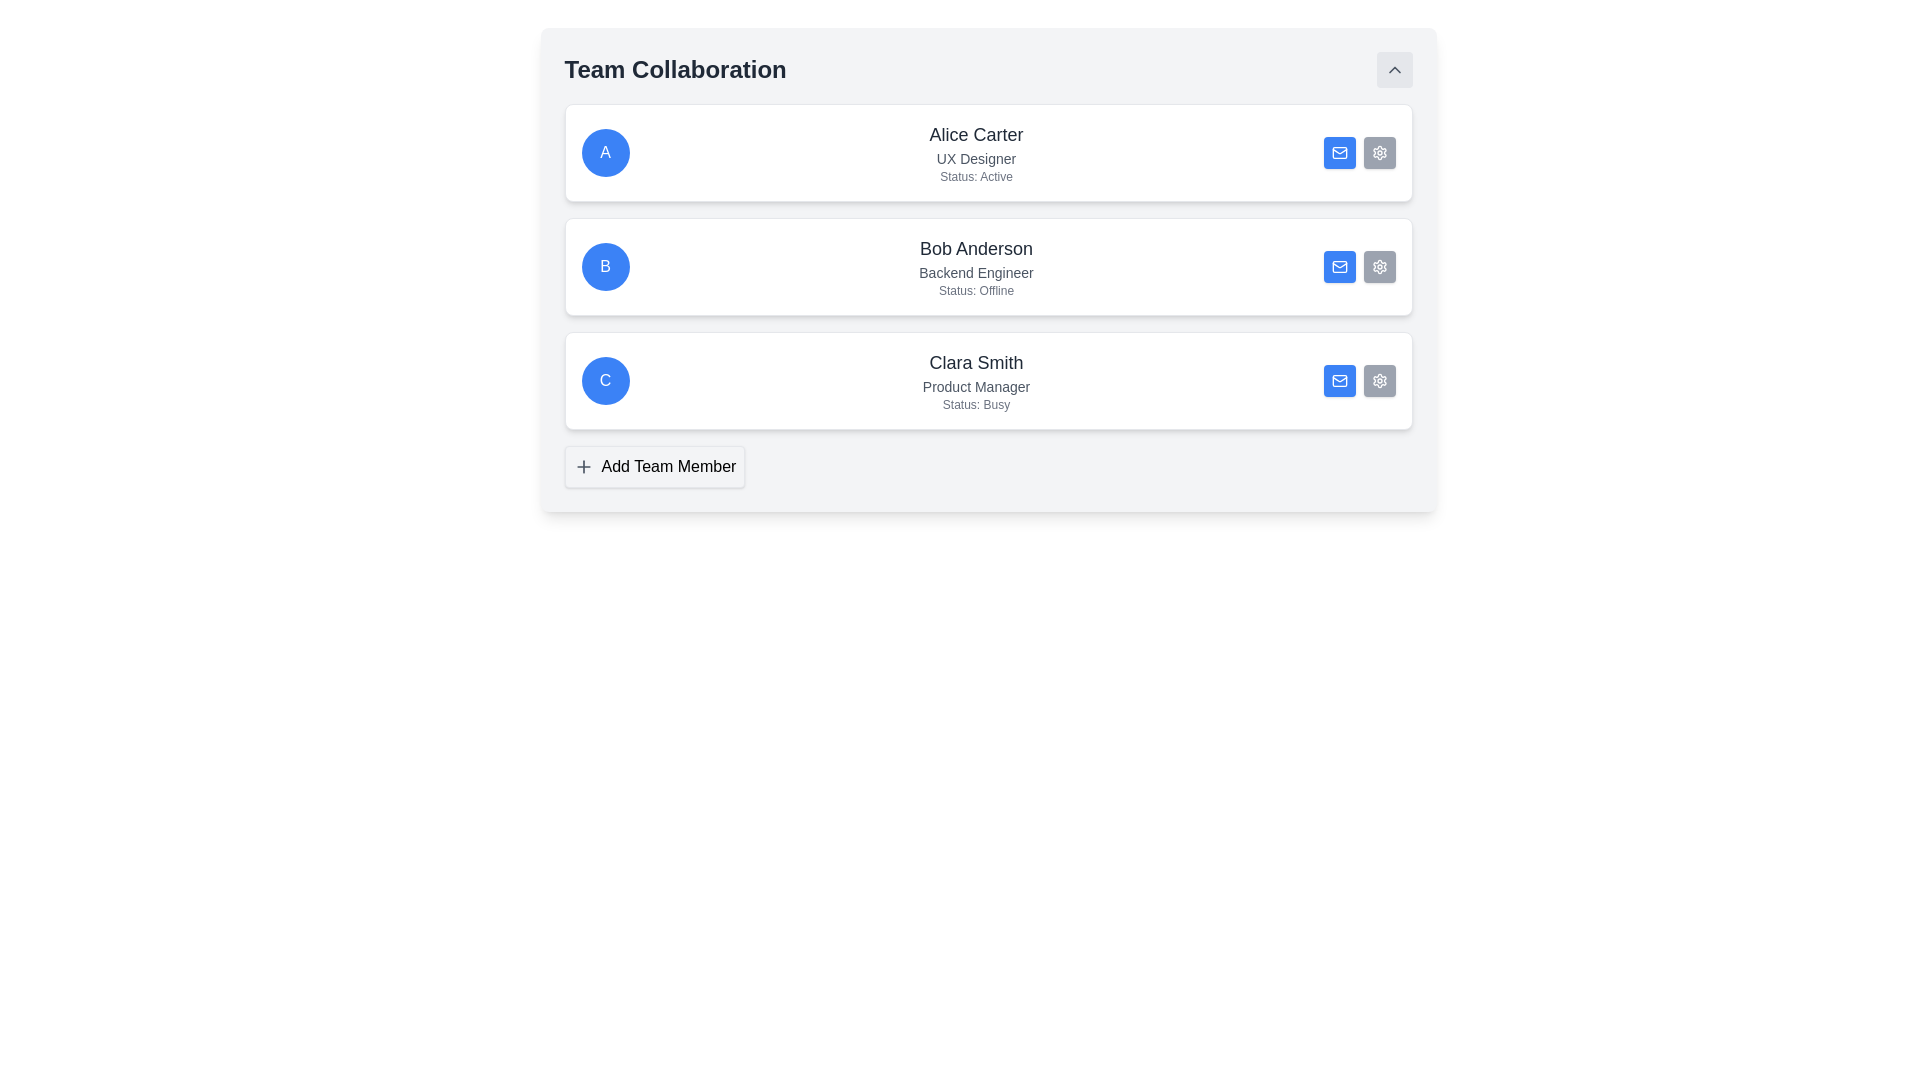 Image resolution: width=1920 pixels, height=1080 pixels. Describe the element at coordinates (1359, 152) in the screenshot. I see `the interactive button group consisting of a blue mail icon button and a gray gear icon button located in the 'Team Collaboration' section, positioned to the far right of the card for 'Alice Carter, UX Designer, Status: Active'` at that location.